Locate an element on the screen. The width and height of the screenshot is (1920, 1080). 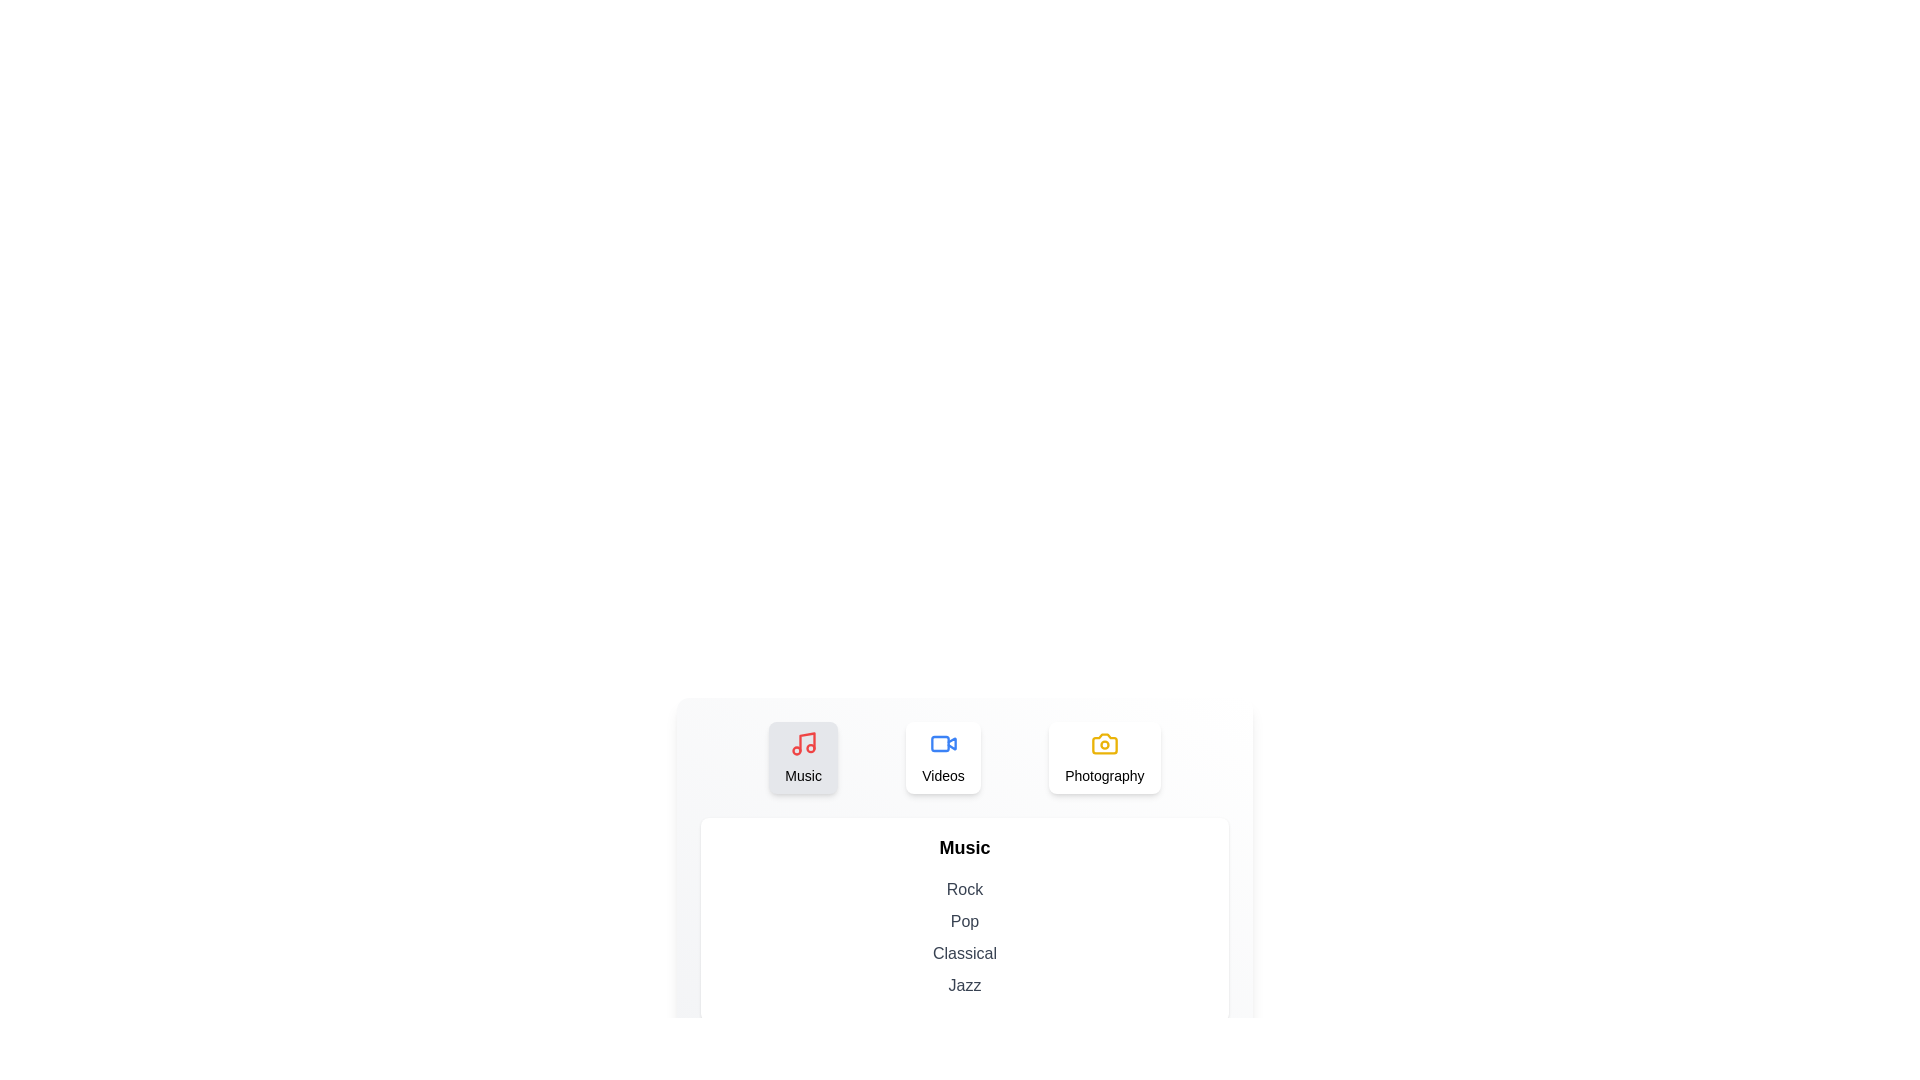
the tab labeled Videos to see its hover effect is located at coordinates (942, 758).